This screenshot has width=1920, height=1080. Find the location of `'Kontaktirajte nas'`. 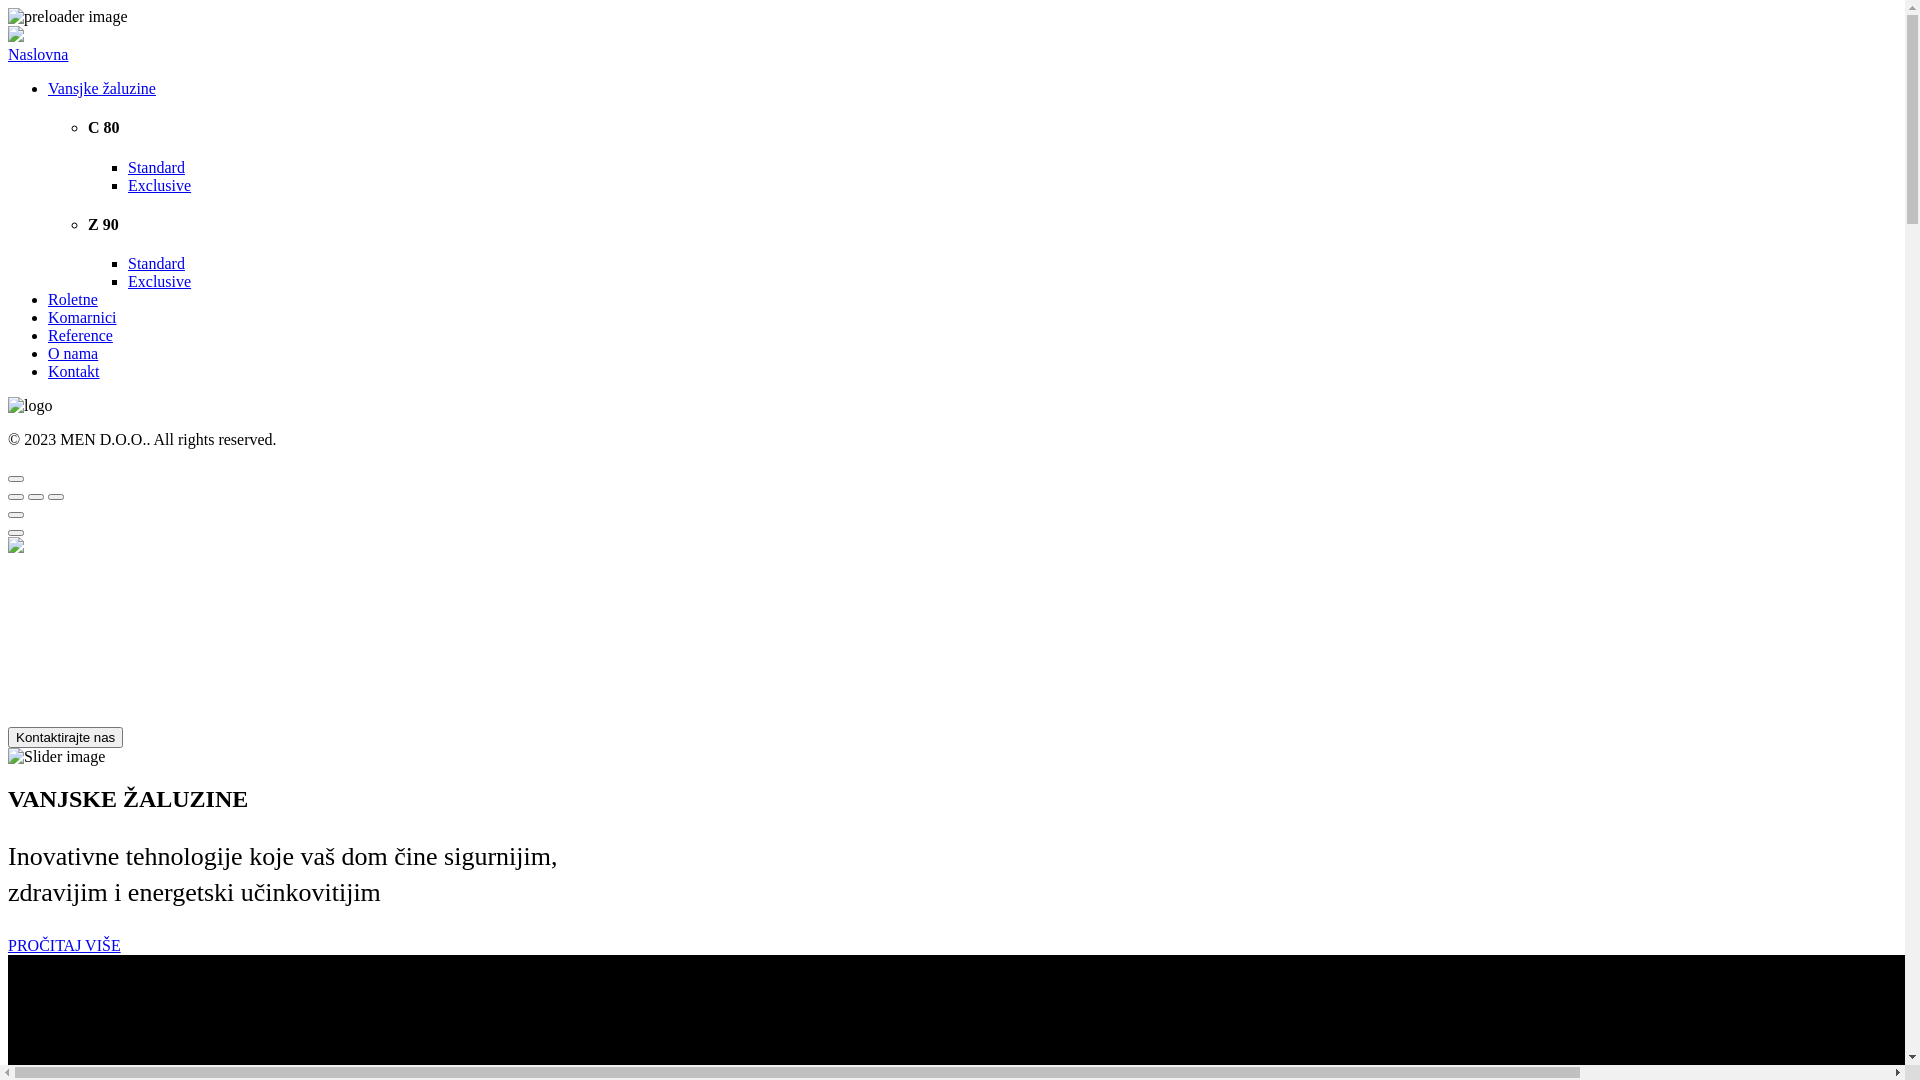

'Kontaktirajte nas' is located at coordinates (65, 736).